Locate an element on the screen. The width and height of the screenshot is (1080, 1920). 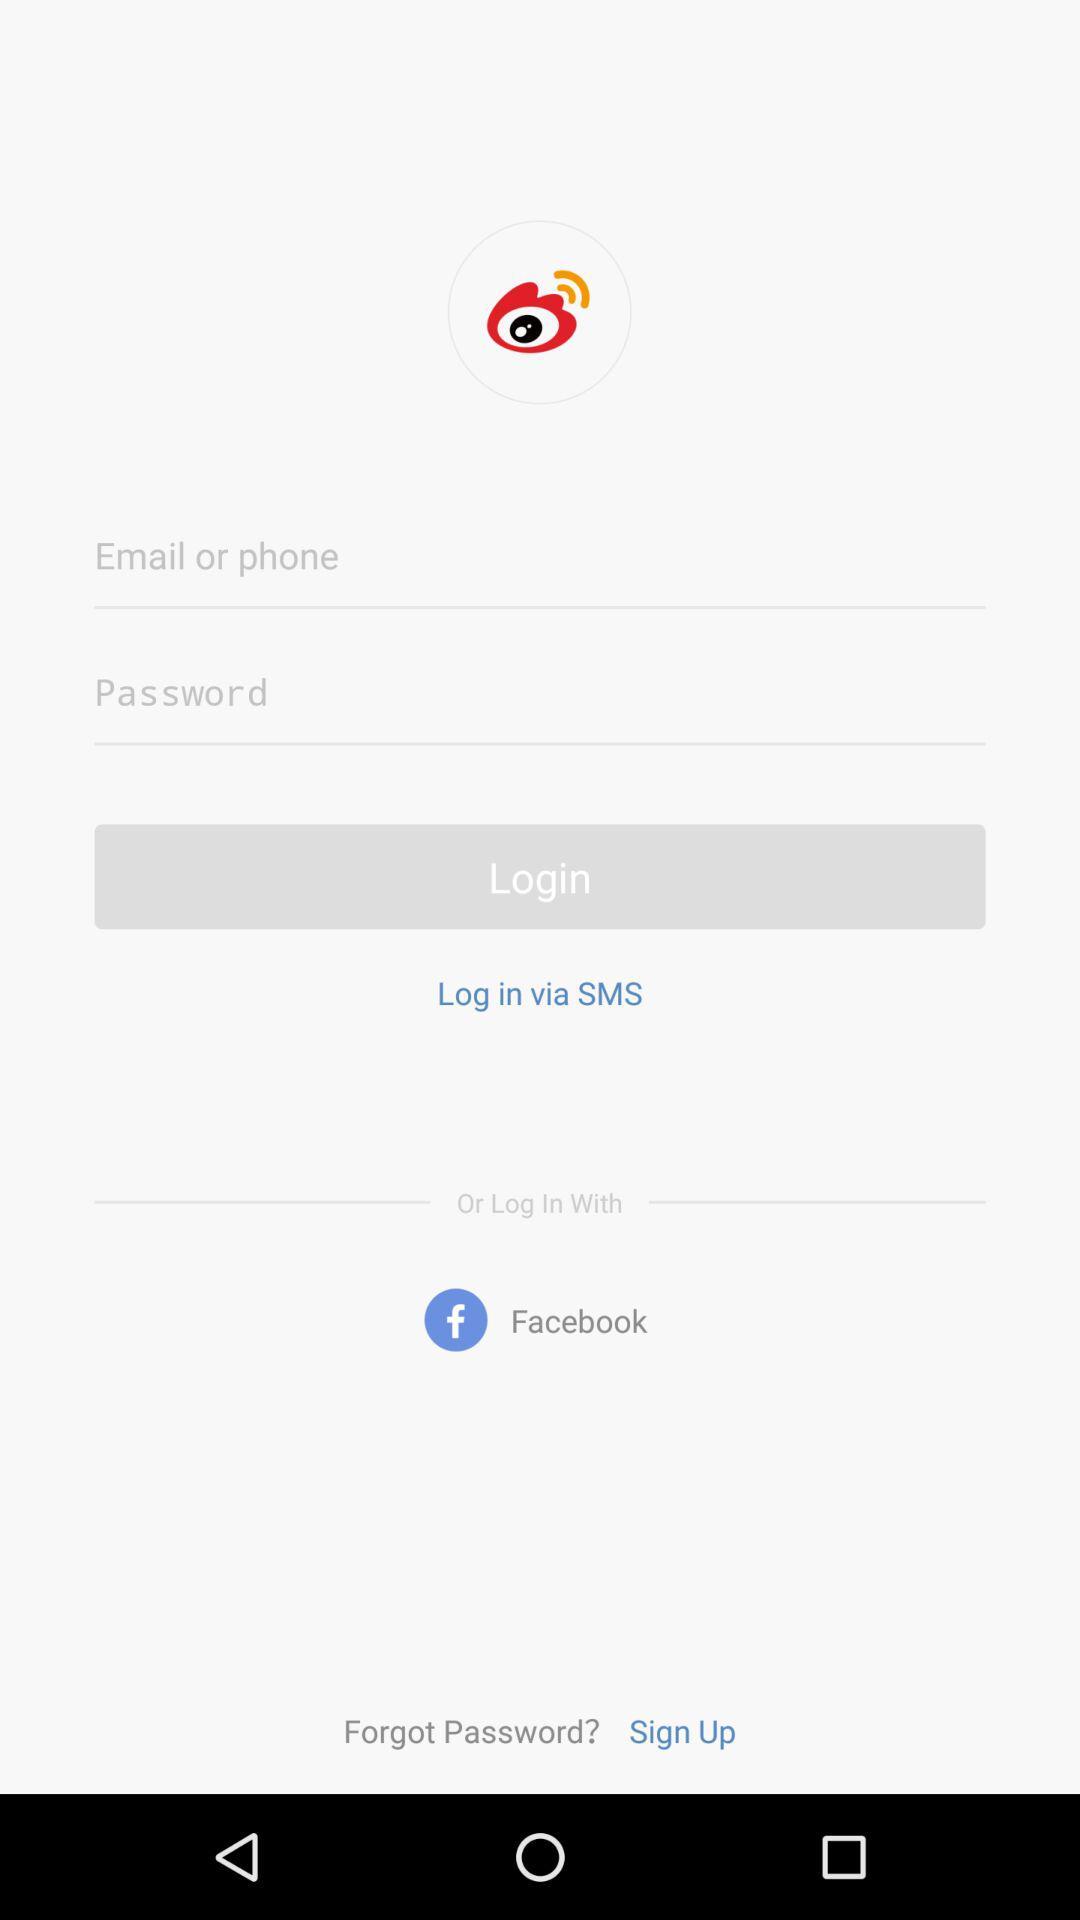
the icon to the left of sign up icon is located at coordinates (479, 1729).